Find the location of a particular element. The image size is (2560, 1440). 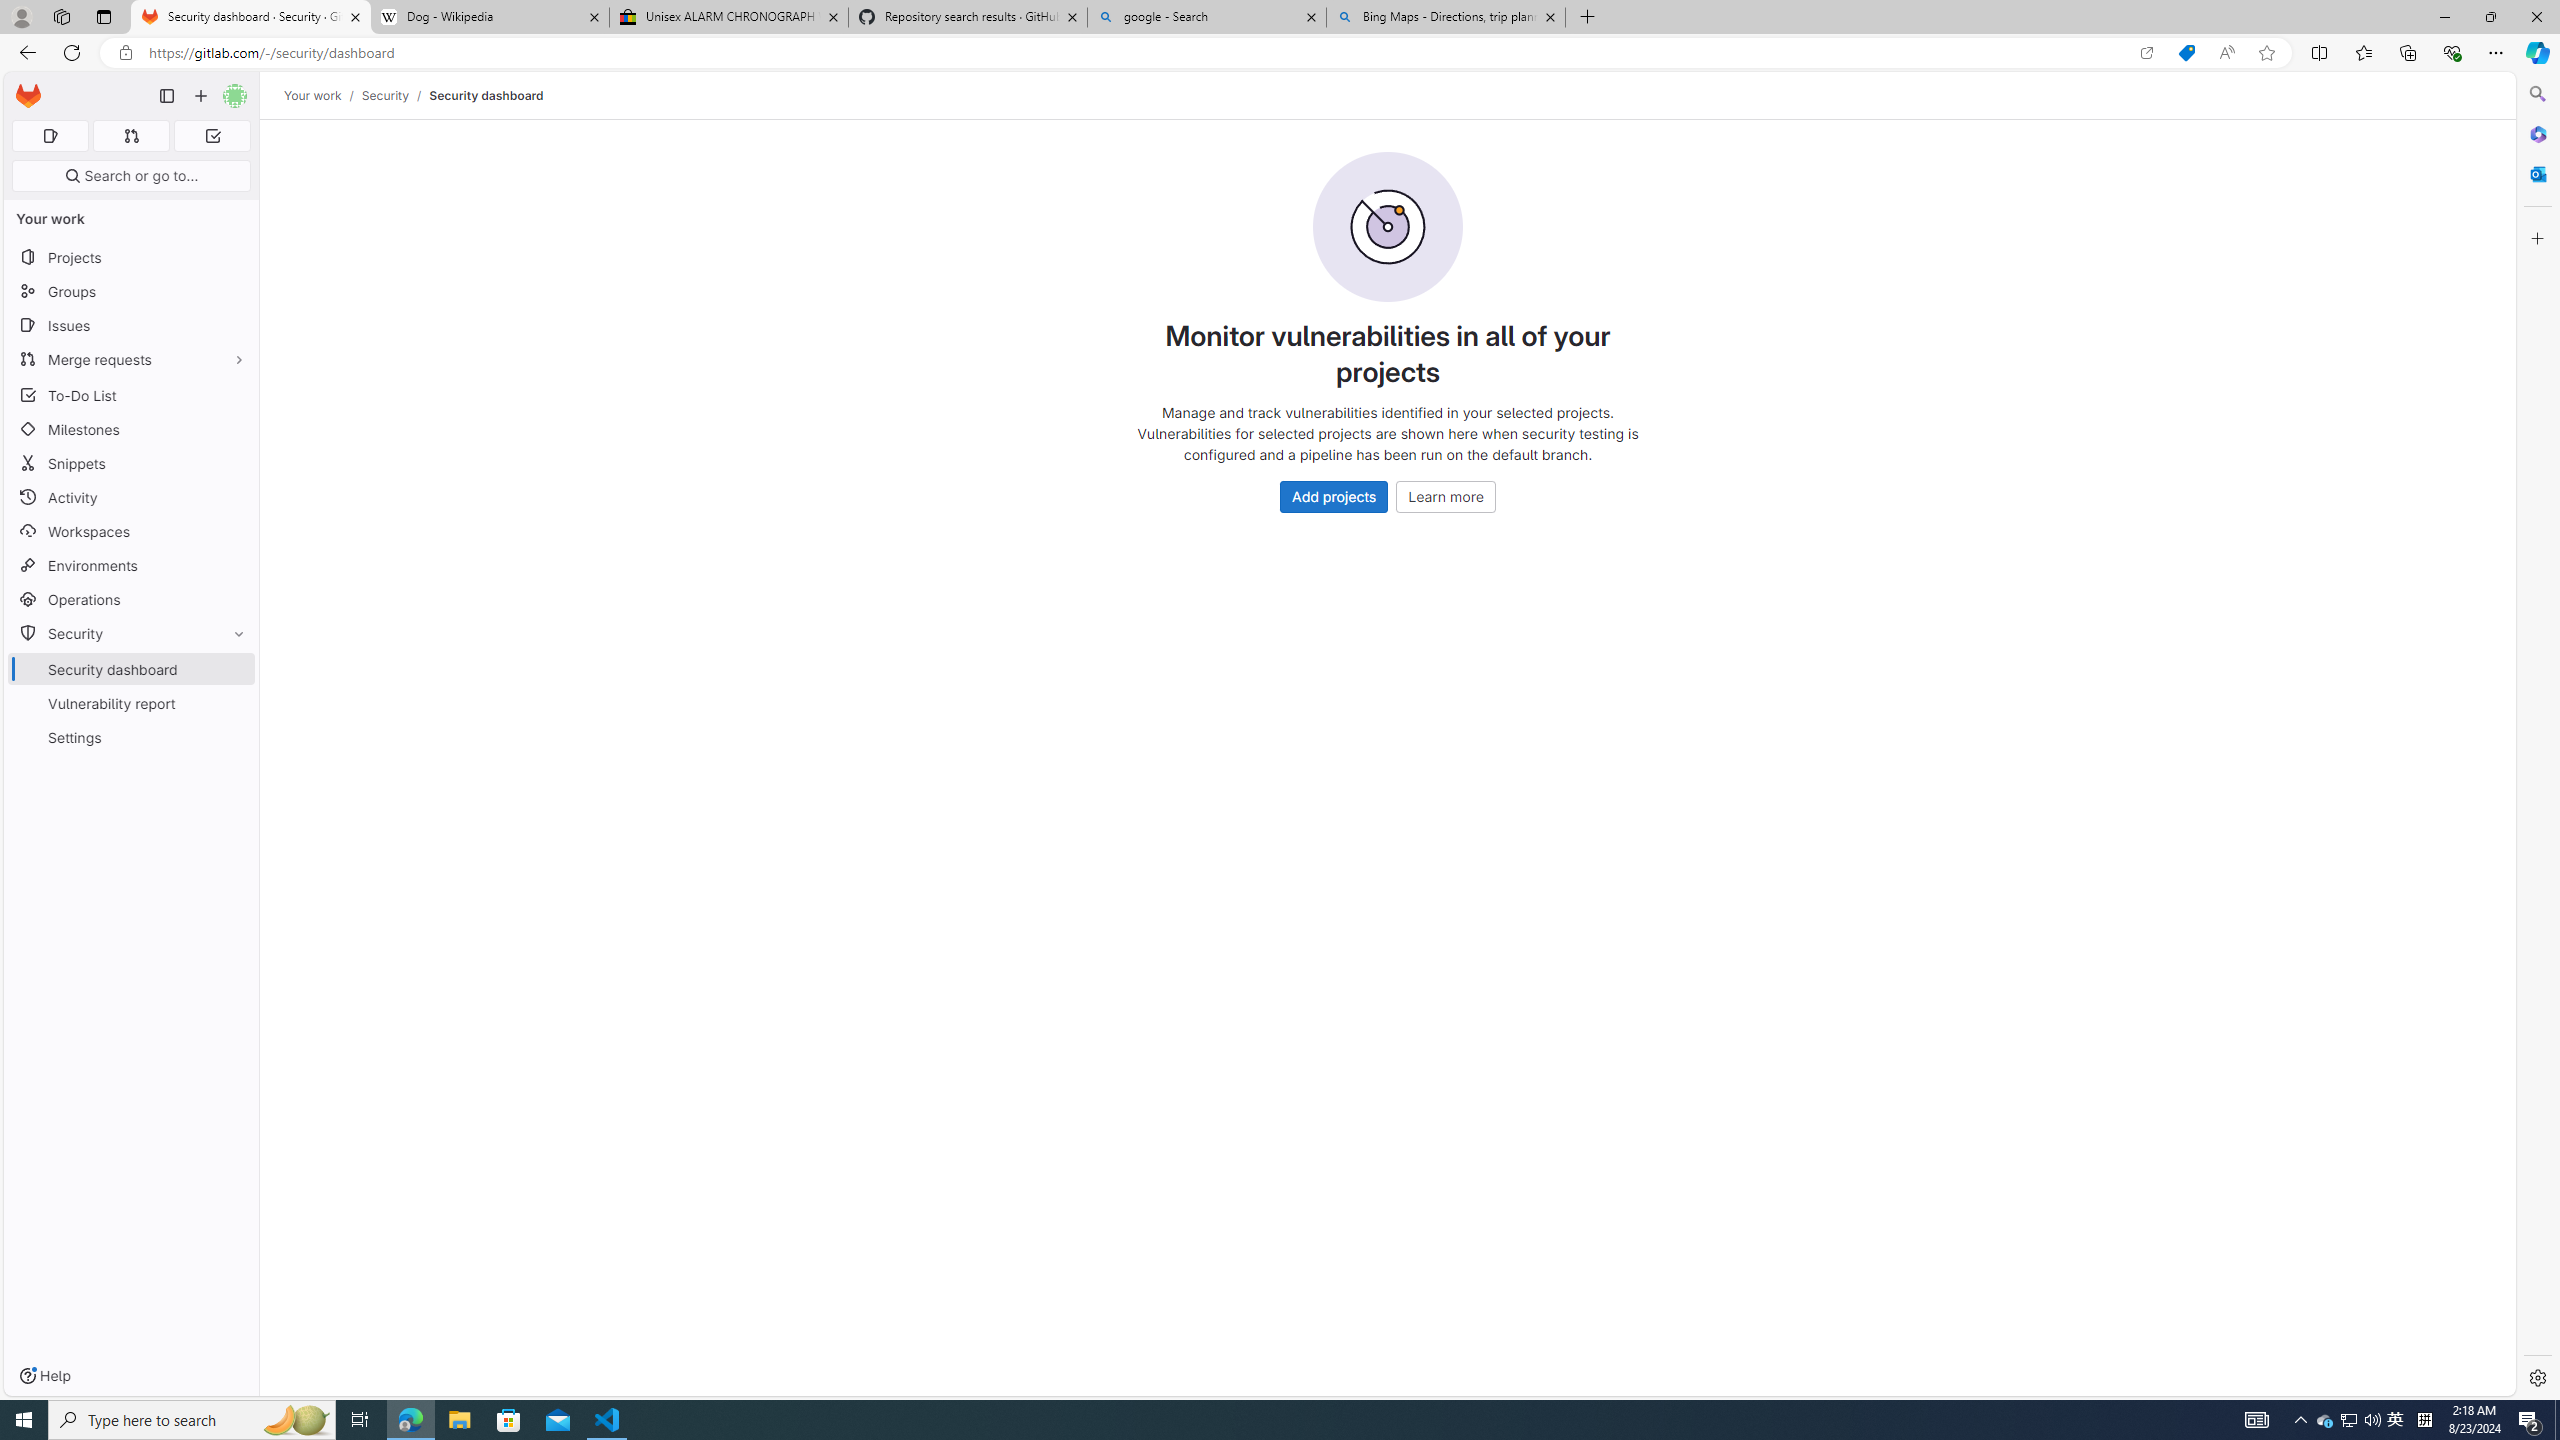

'SecuritySecurity dashboardVulnerability reportSettings' is located at coordinates (130, 685).